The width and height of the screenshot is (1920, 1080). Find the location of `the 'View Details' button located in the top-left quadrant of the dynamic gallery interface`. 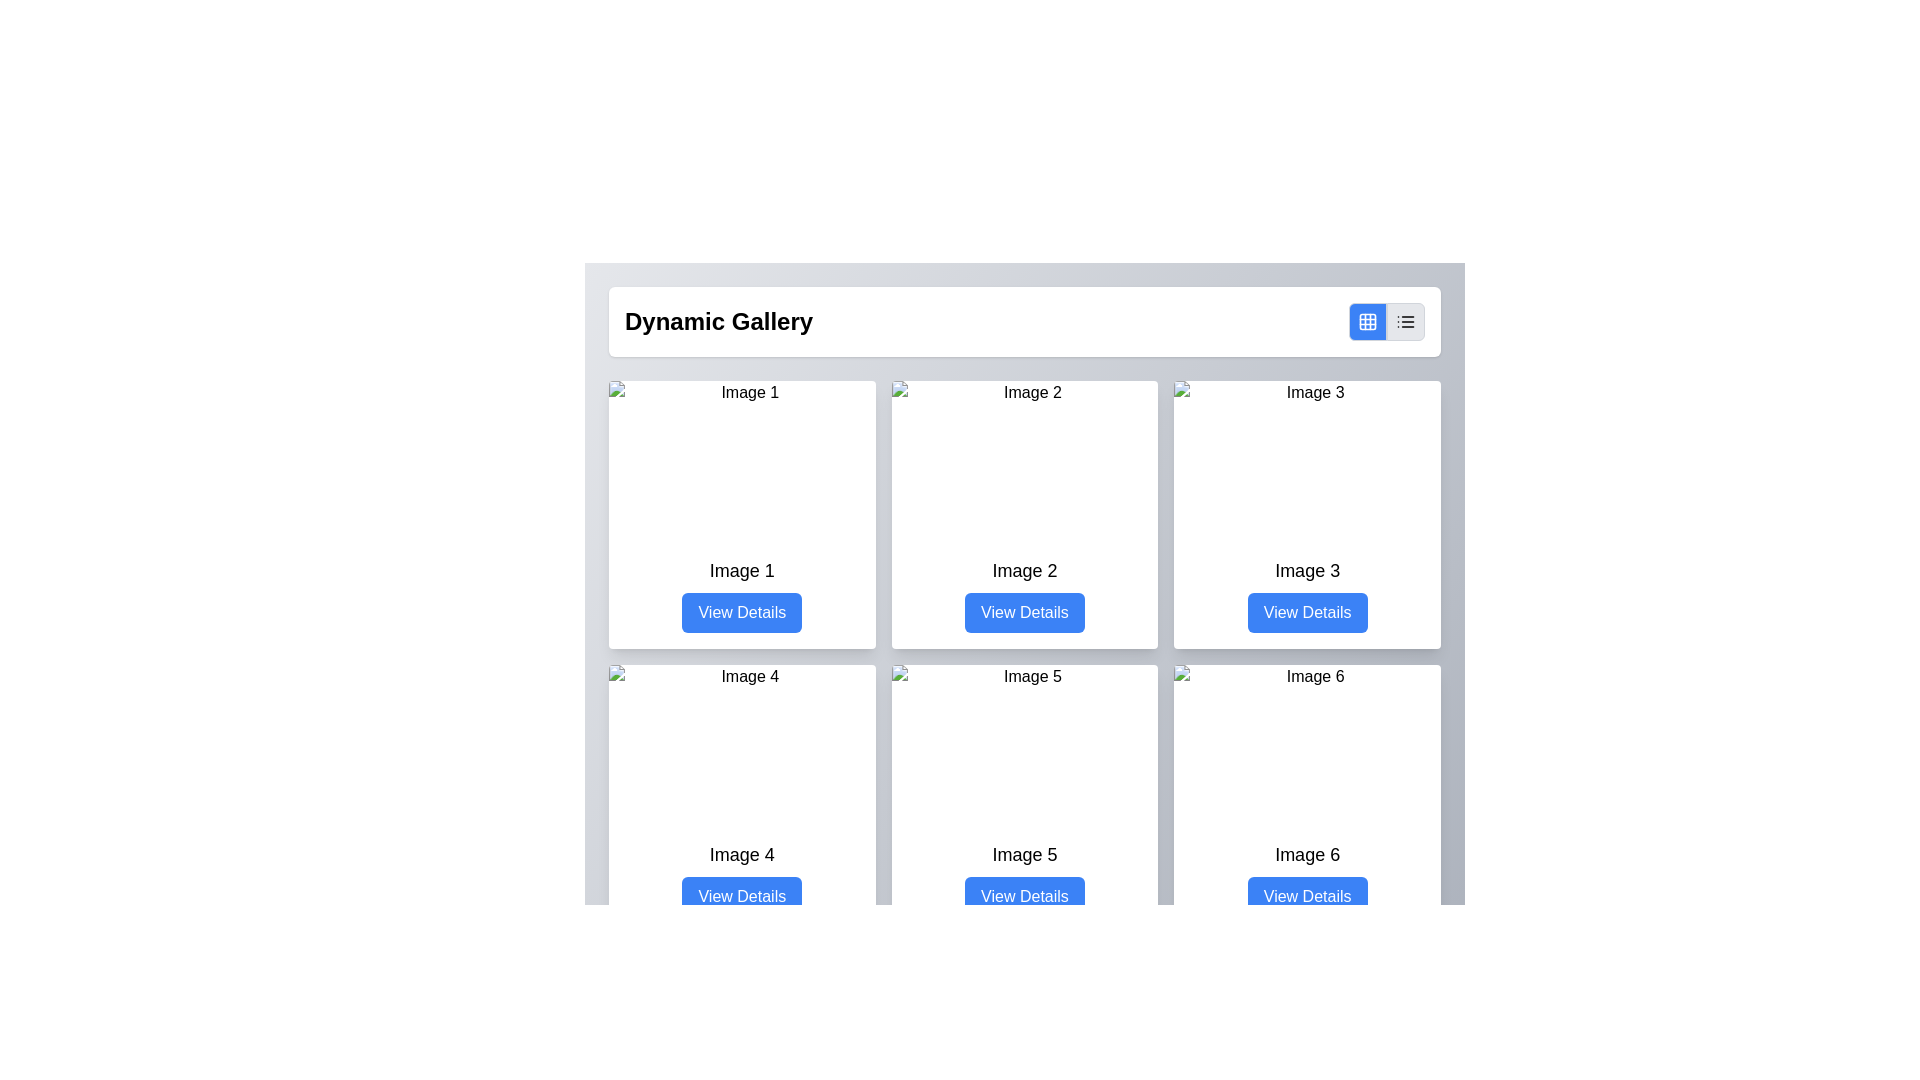

the 'View Details' button located in the top-left quadrant of the dynamic gallery interface is located at coordinates (741, 593).